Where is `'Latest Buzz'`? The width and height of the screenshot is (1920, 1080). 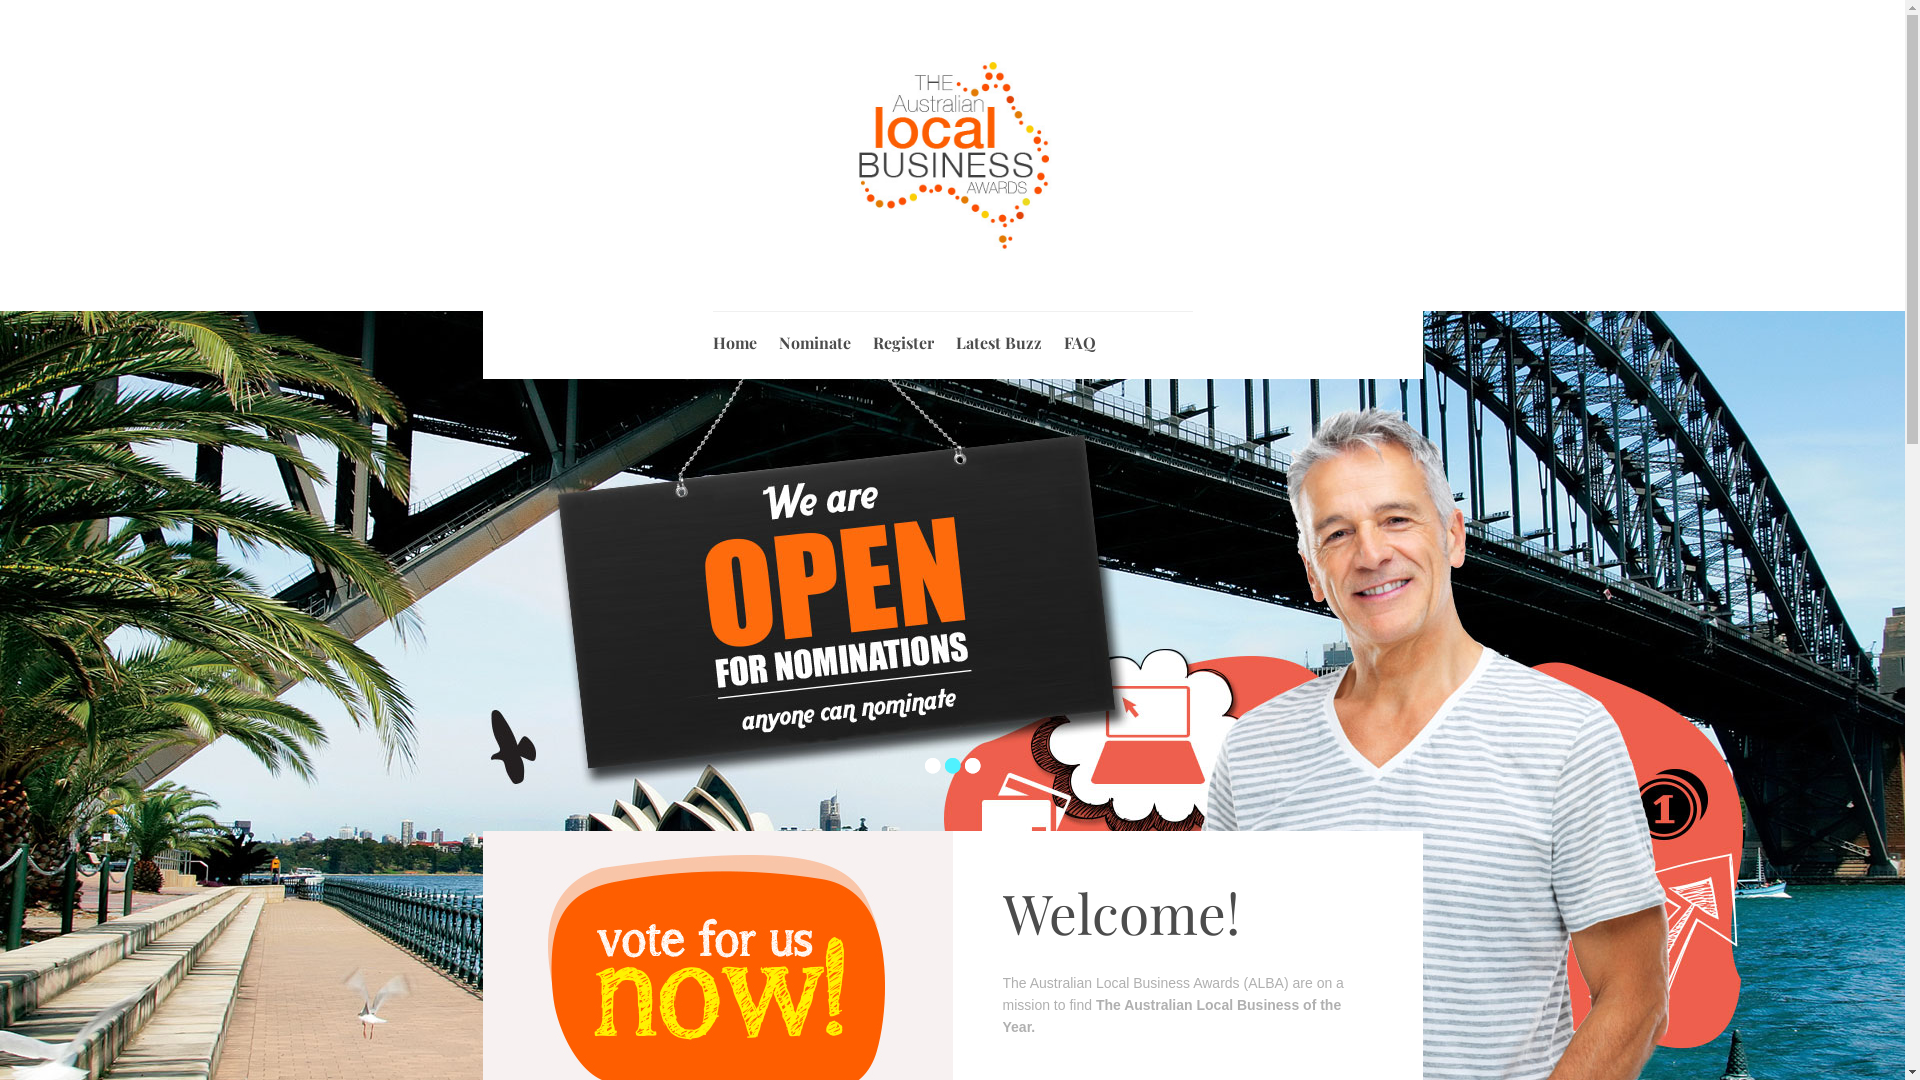
'Latest Buzz' is located at coordinates (998, 335).